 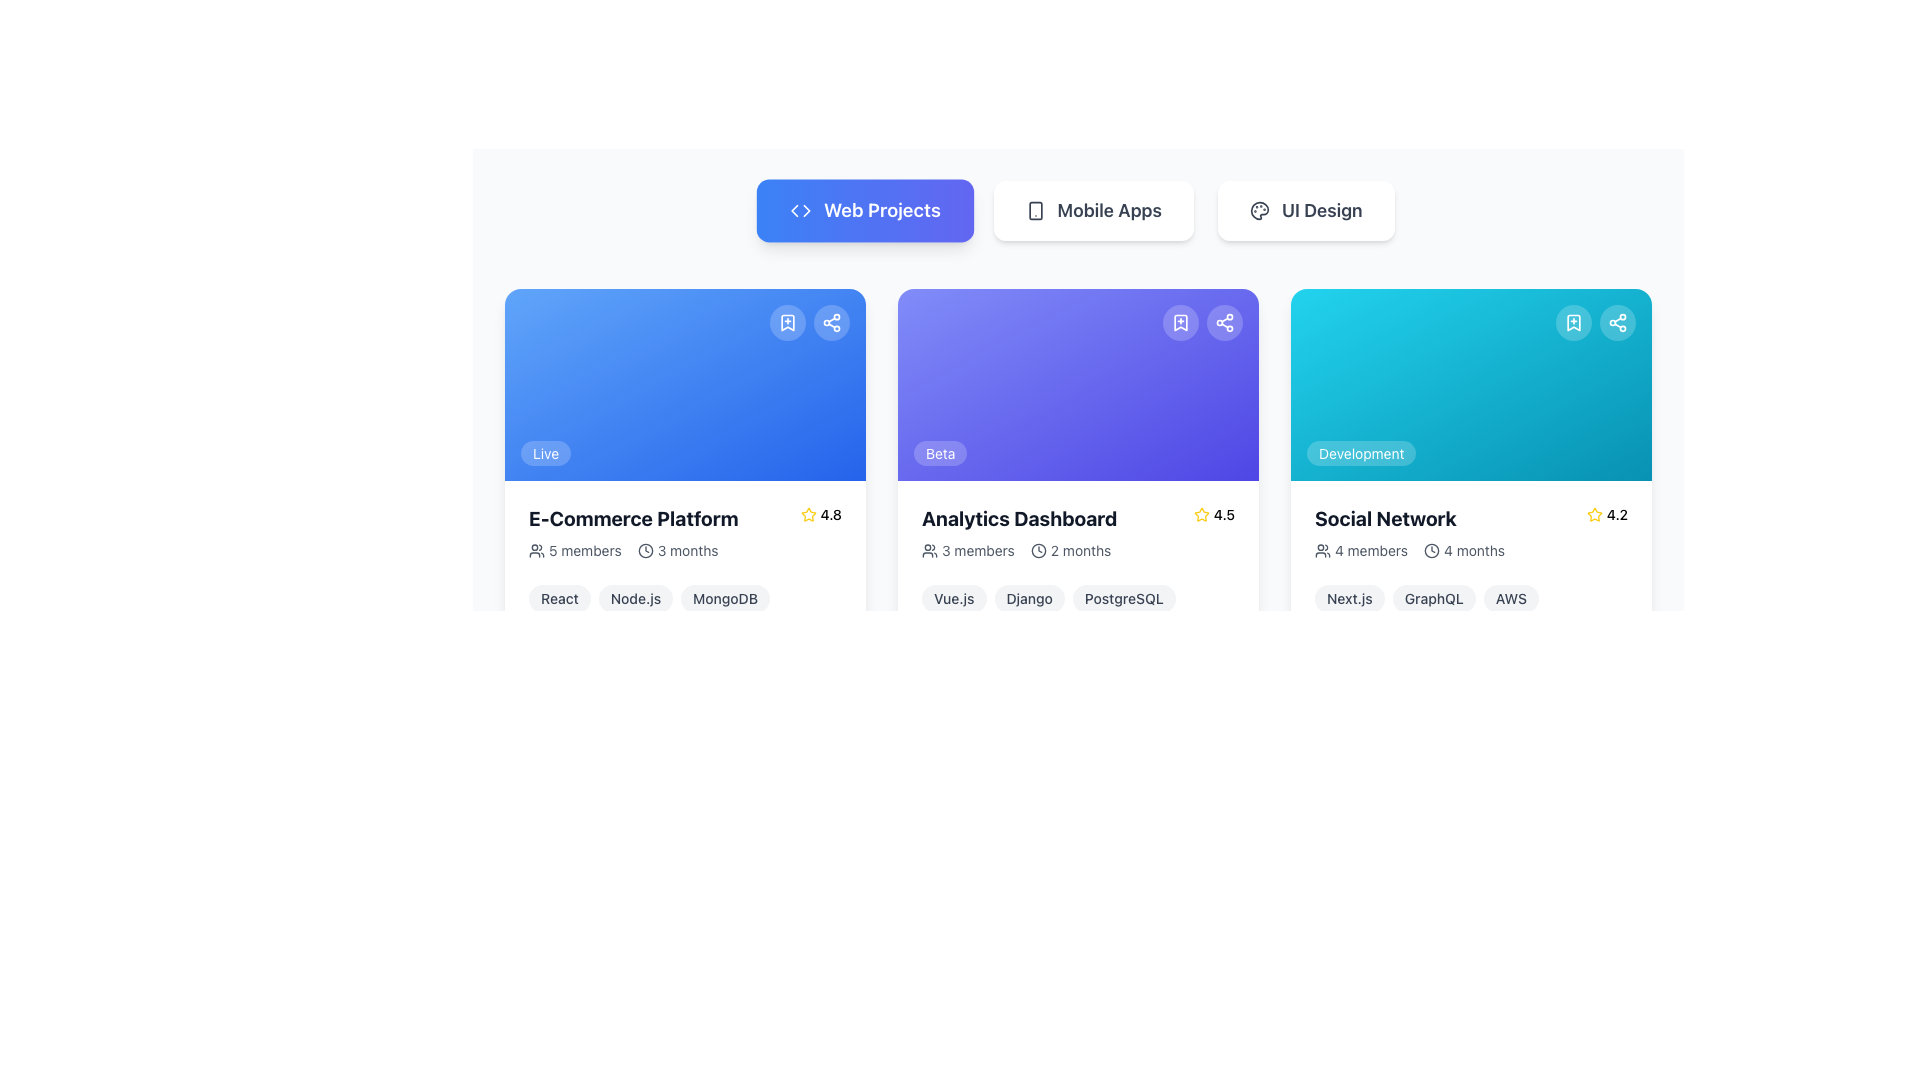 What do you see at coordinates (1124, 597) in the screenshot?
I see `the pill-shaped label displaying 'PostgreSQL' to read its text` at bounding box center [1124, 597].